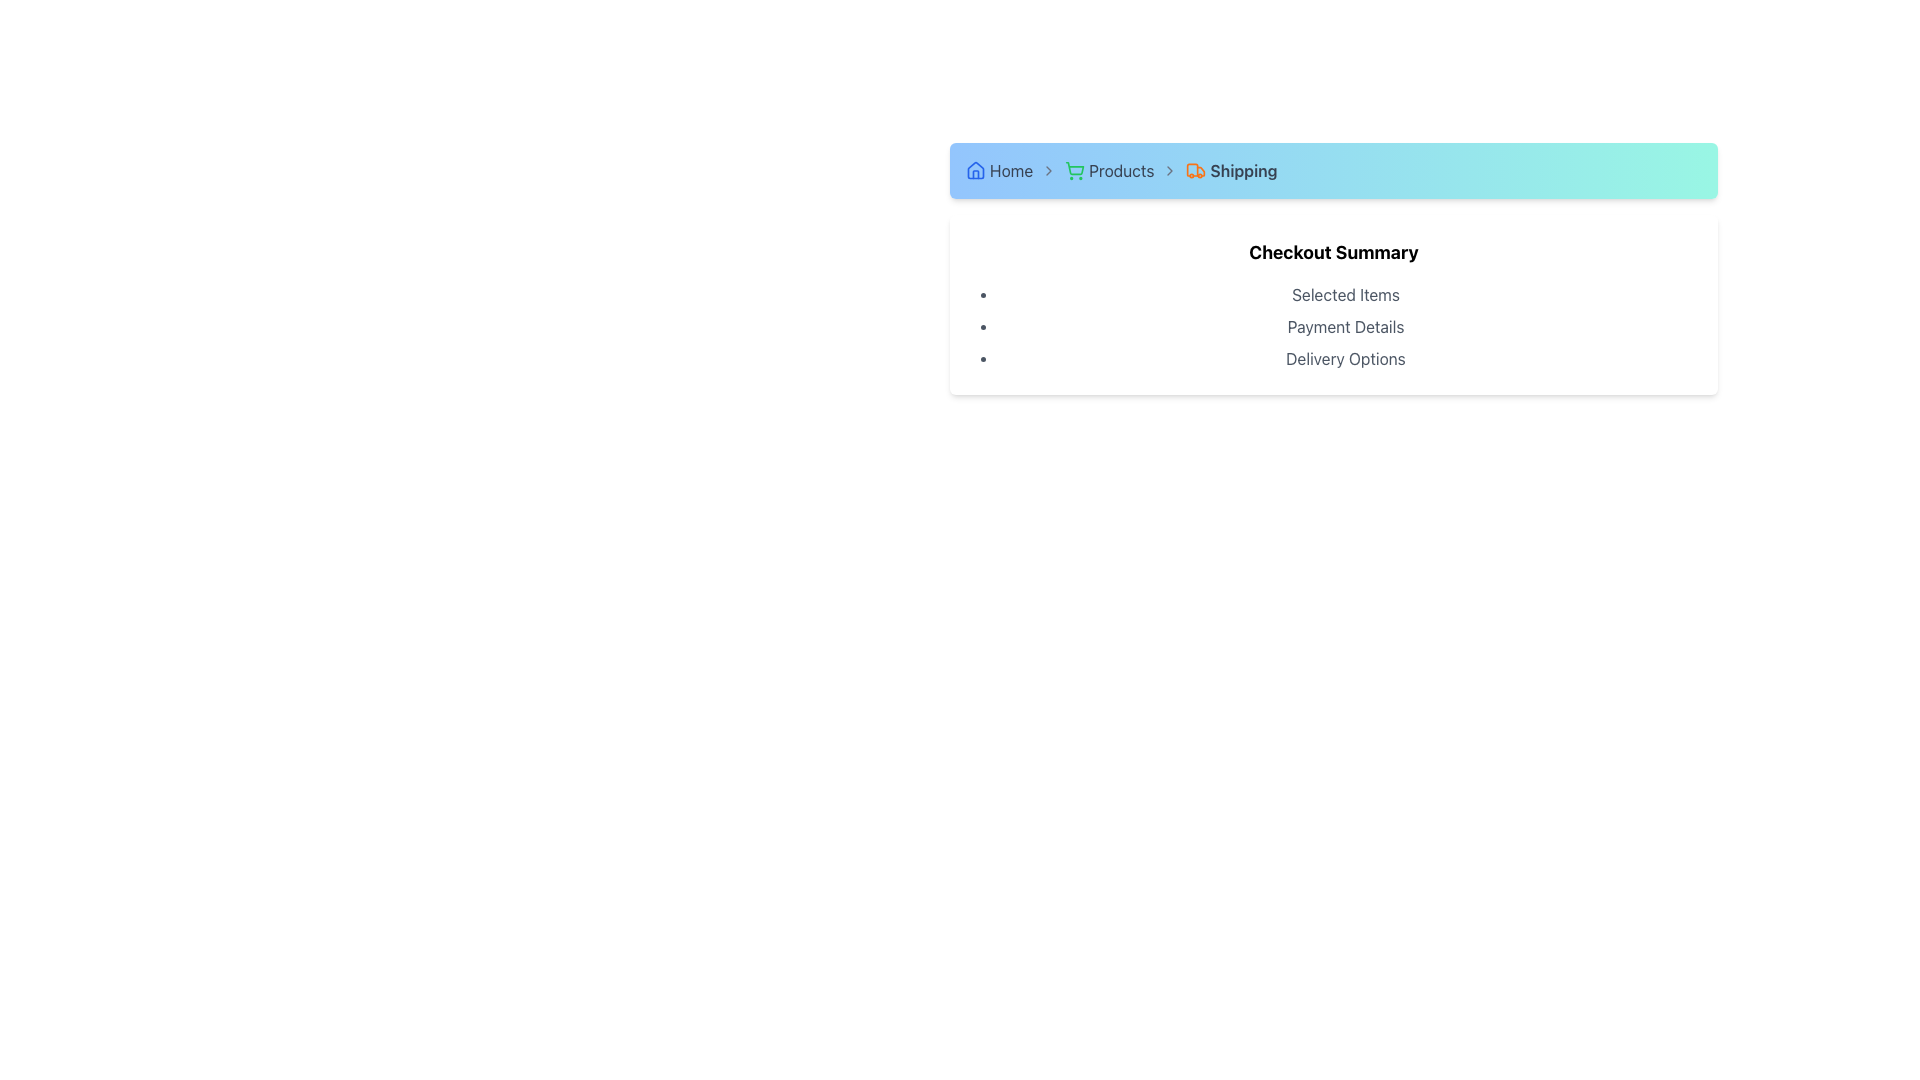 This screenshot has width=1920, height=1080. What do you see at coordinates (1121, 169) in the screenshot?
I see `the 'Products' navigational breadcrumb link located in the upper section of the interface, positioned to the right of the shopping cart icon` at bounding box center [1121, 169].